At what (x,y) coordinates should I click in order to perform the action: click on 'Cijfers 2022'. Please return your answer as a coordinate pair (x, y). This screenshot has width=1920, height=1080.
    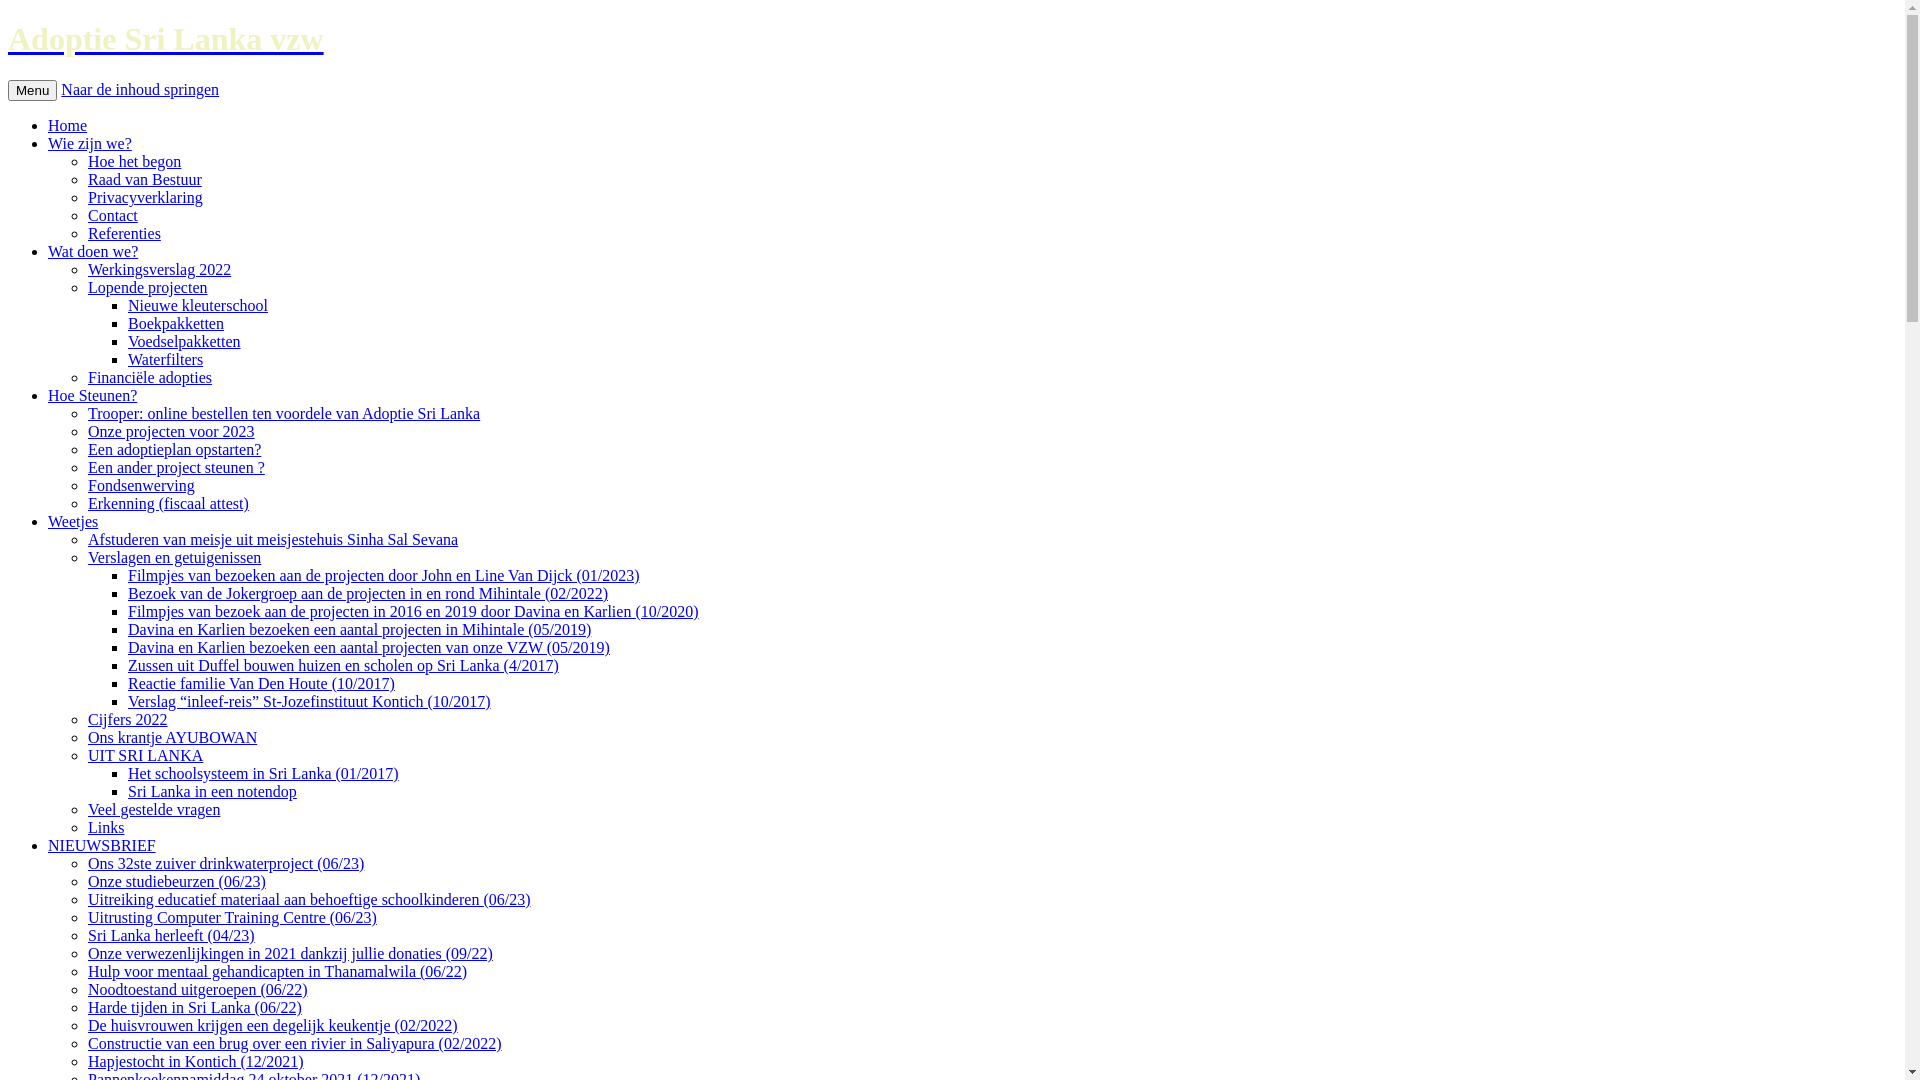
    Looking at the image, I should click on (127, 718).